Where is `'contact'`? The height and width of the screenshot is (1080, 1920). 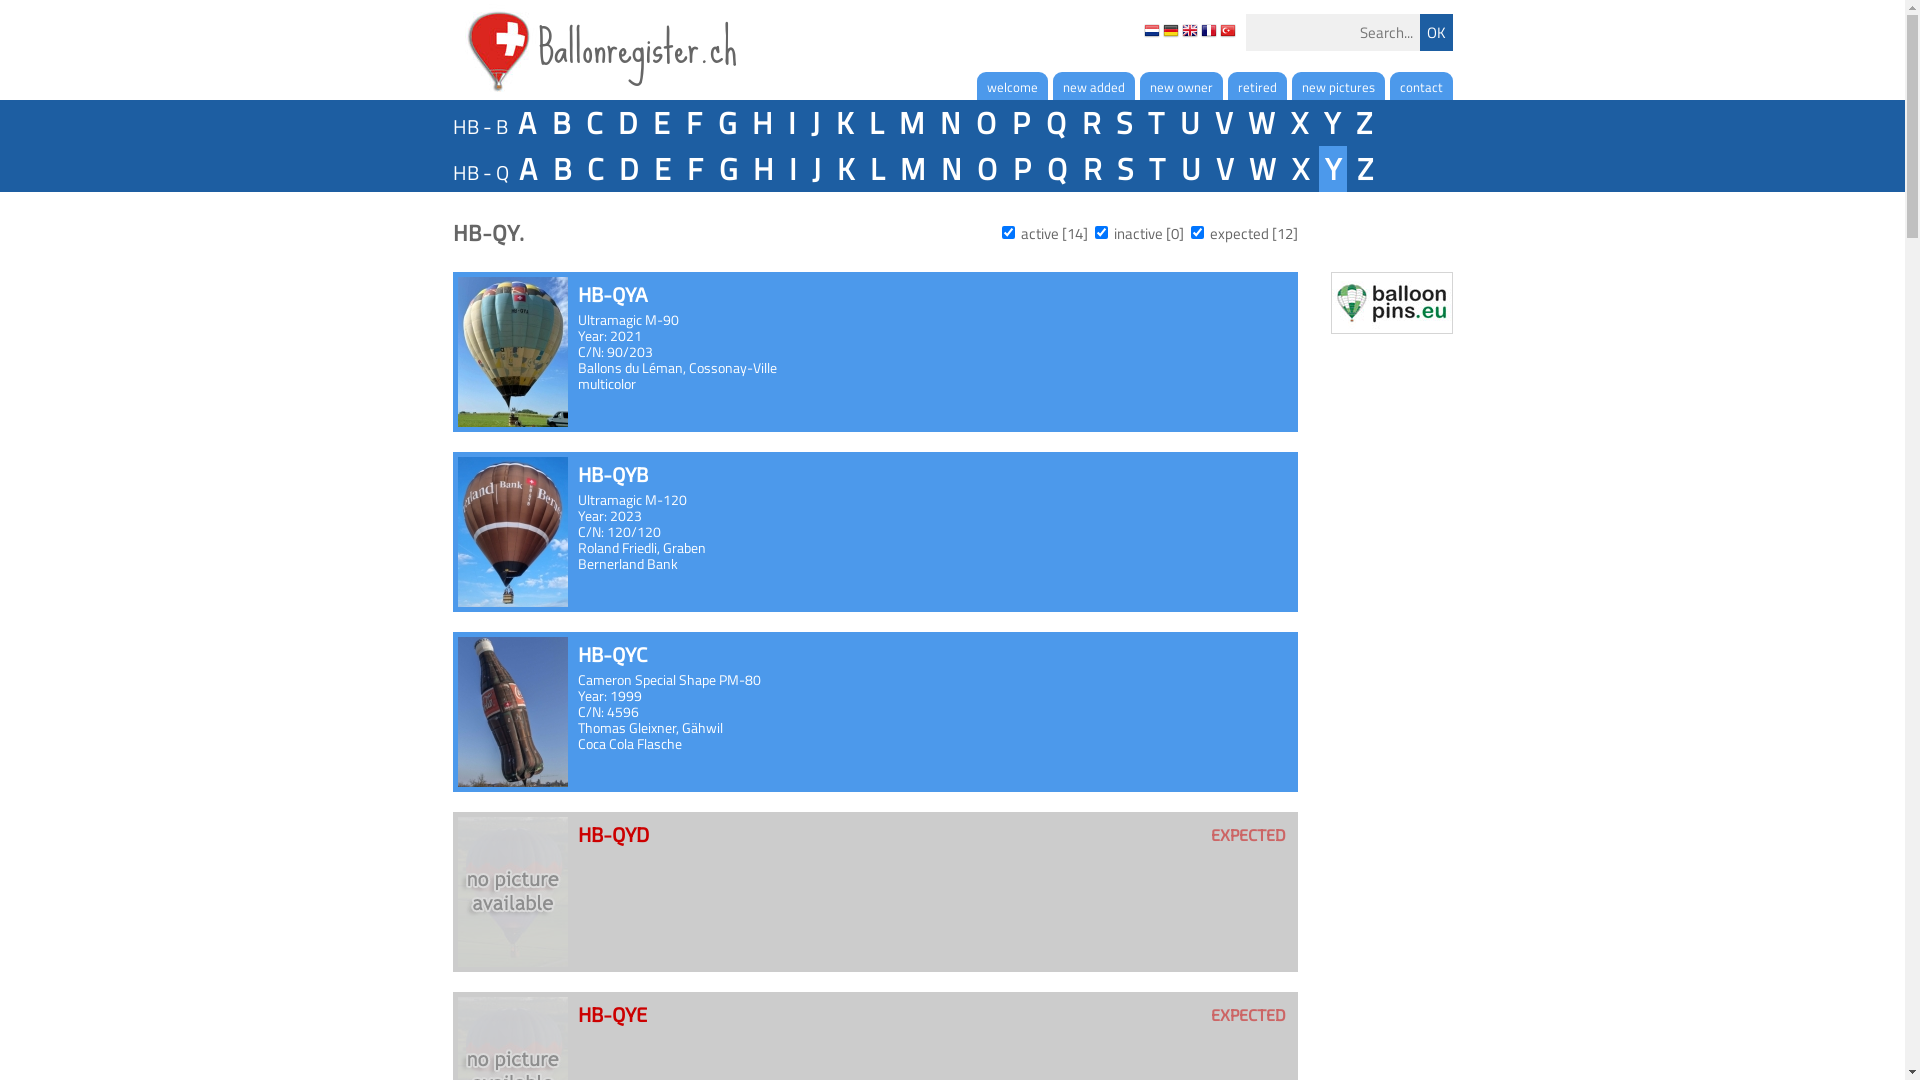
'contact' is located at coordinates (1420, 84).